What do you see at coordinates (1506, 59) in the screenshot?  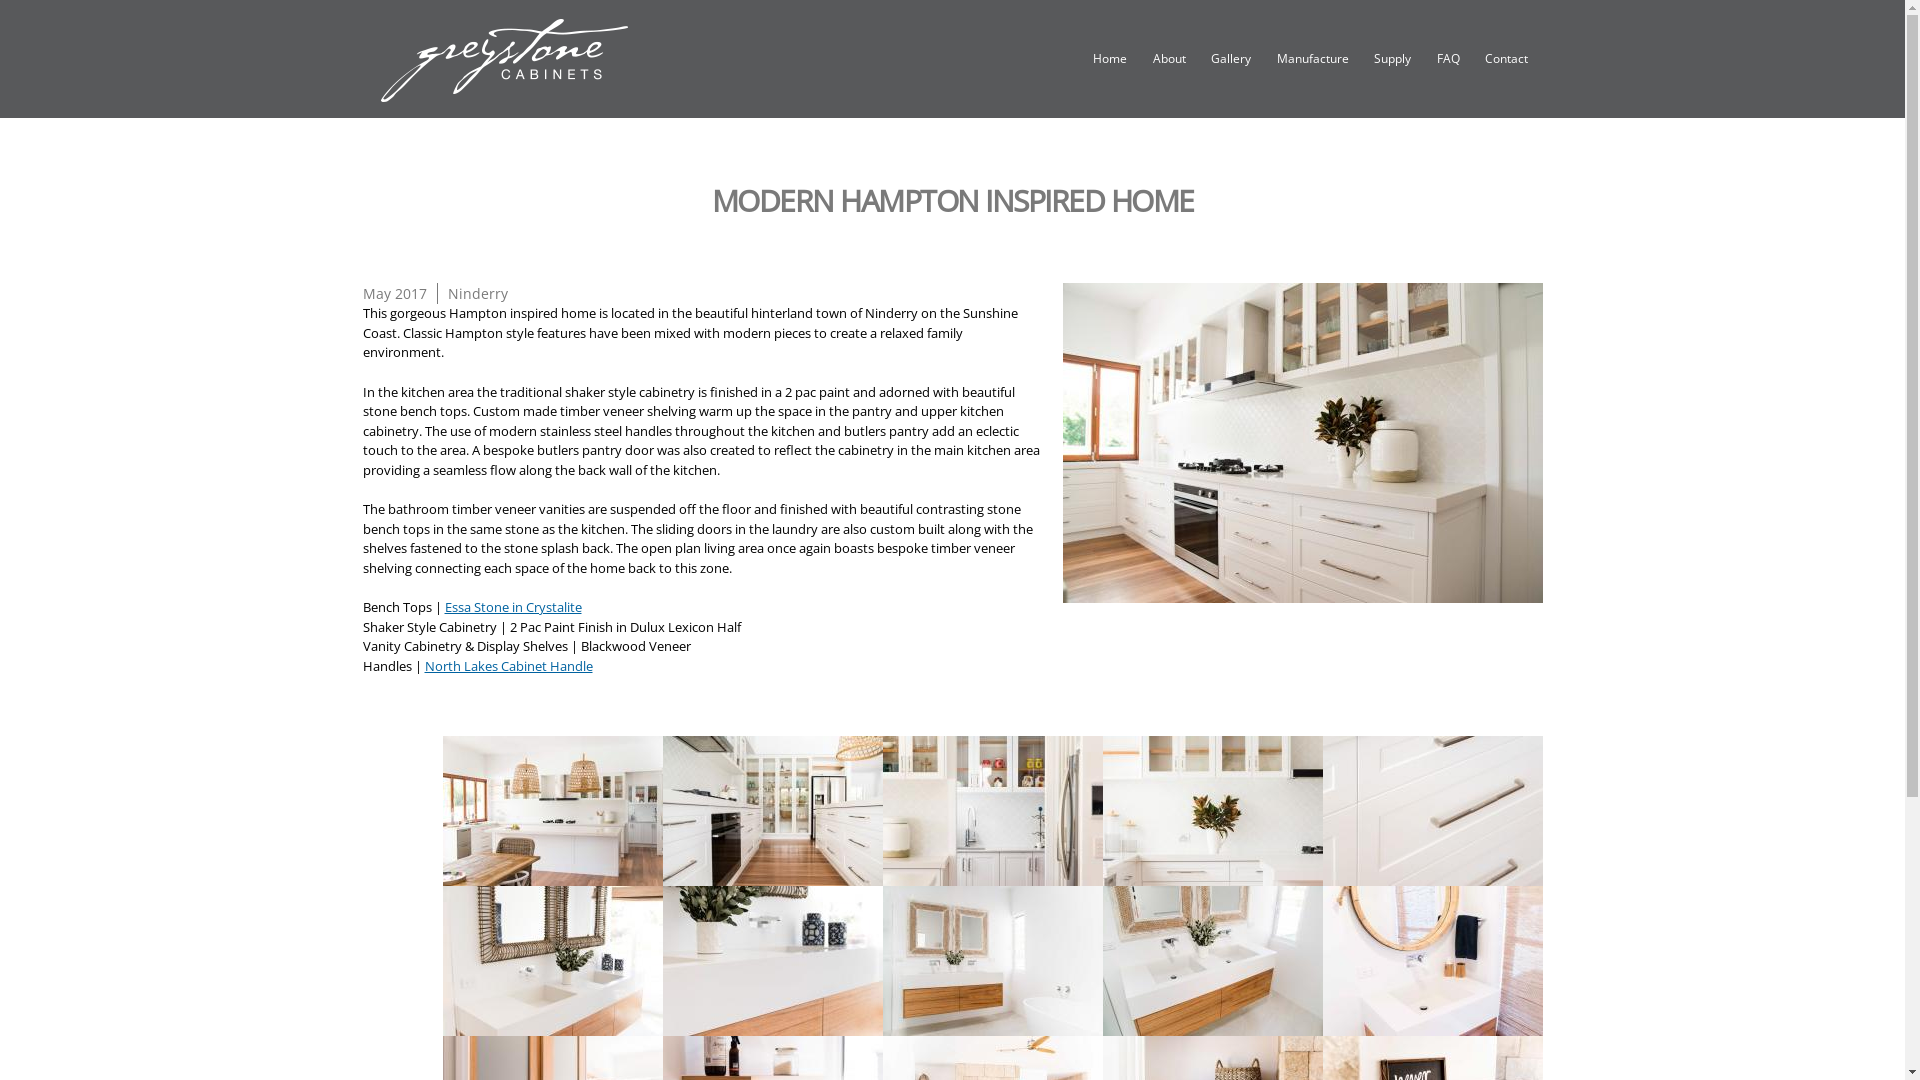 I see `'Contact'` at bounding box center [1506, 59].